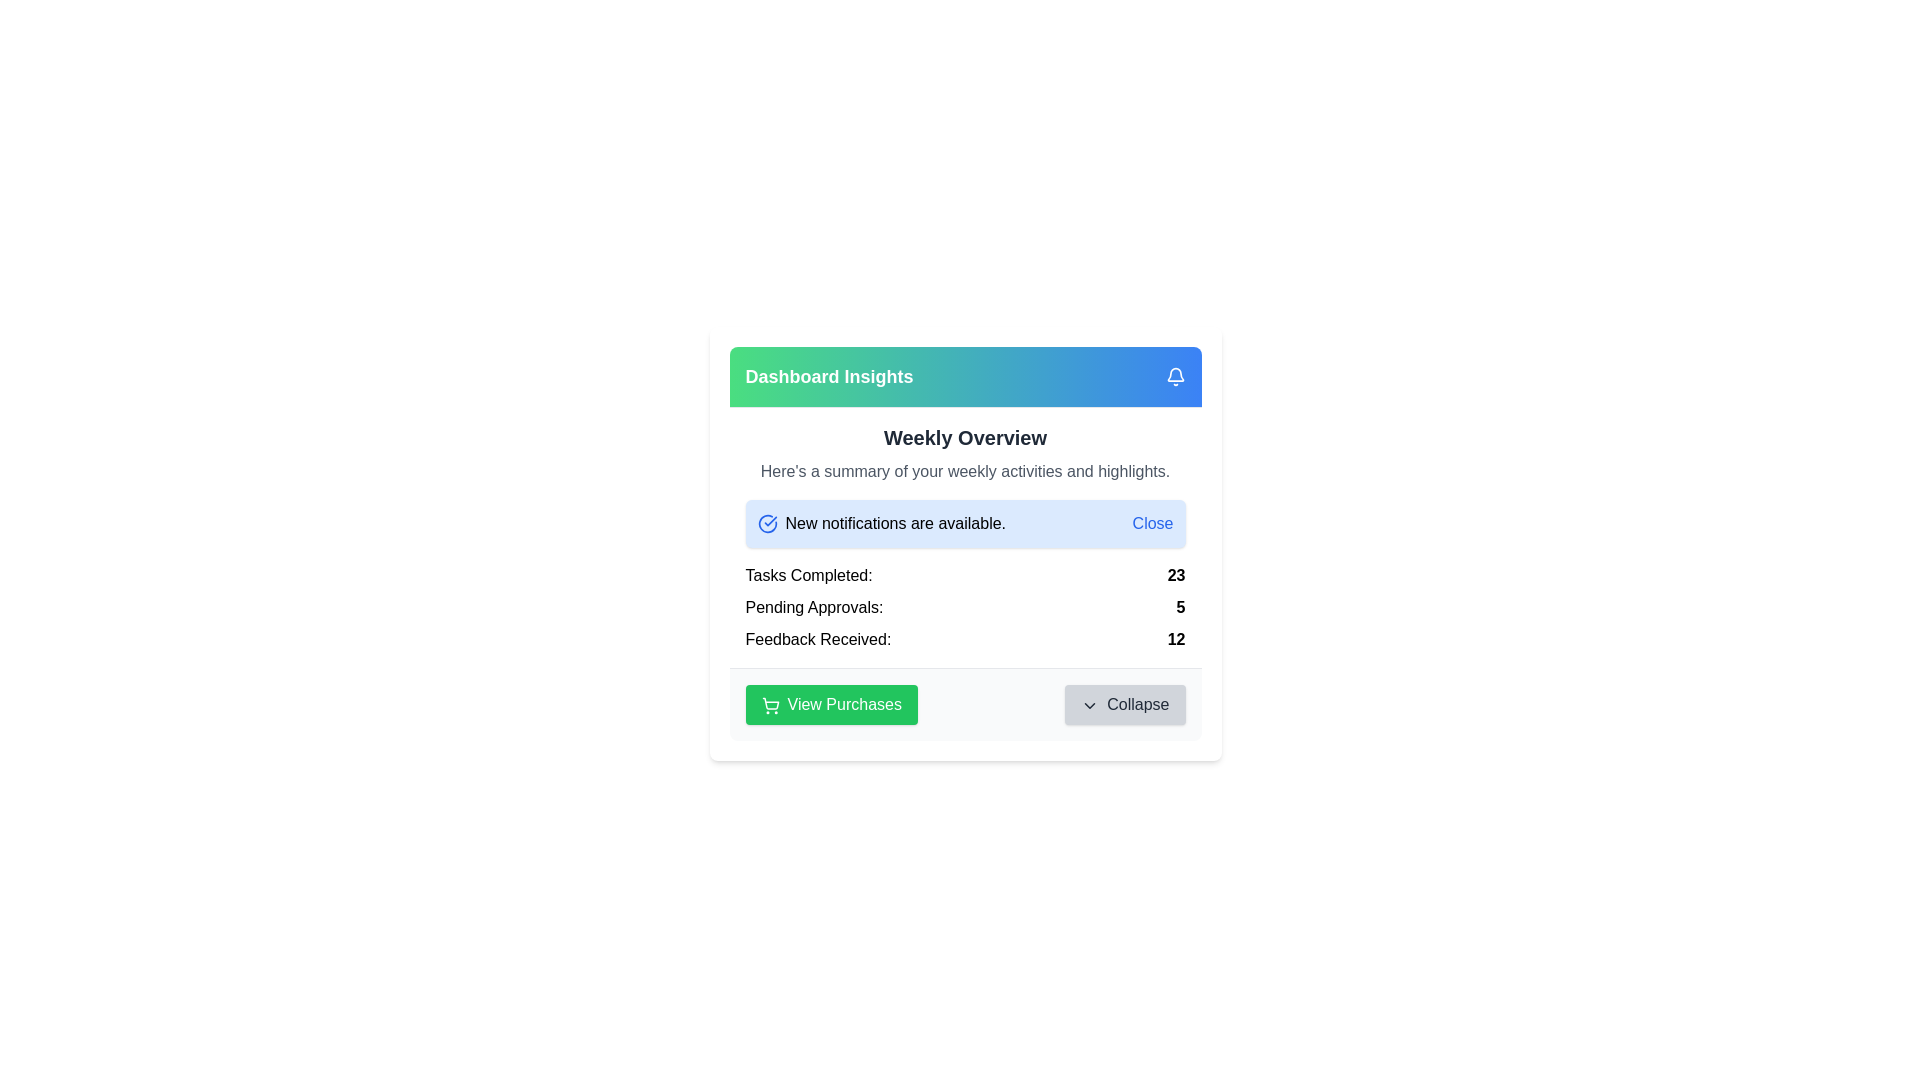 The width and height of the screenshot is (1920, 1080). What do you see at coordinates (814, 607) in the screenshot?
I see `text label 'Pending Approvals:' located under the 'Weekly Overview' section, which indicates the number of pending approvals` at bounding box center [814, 607].